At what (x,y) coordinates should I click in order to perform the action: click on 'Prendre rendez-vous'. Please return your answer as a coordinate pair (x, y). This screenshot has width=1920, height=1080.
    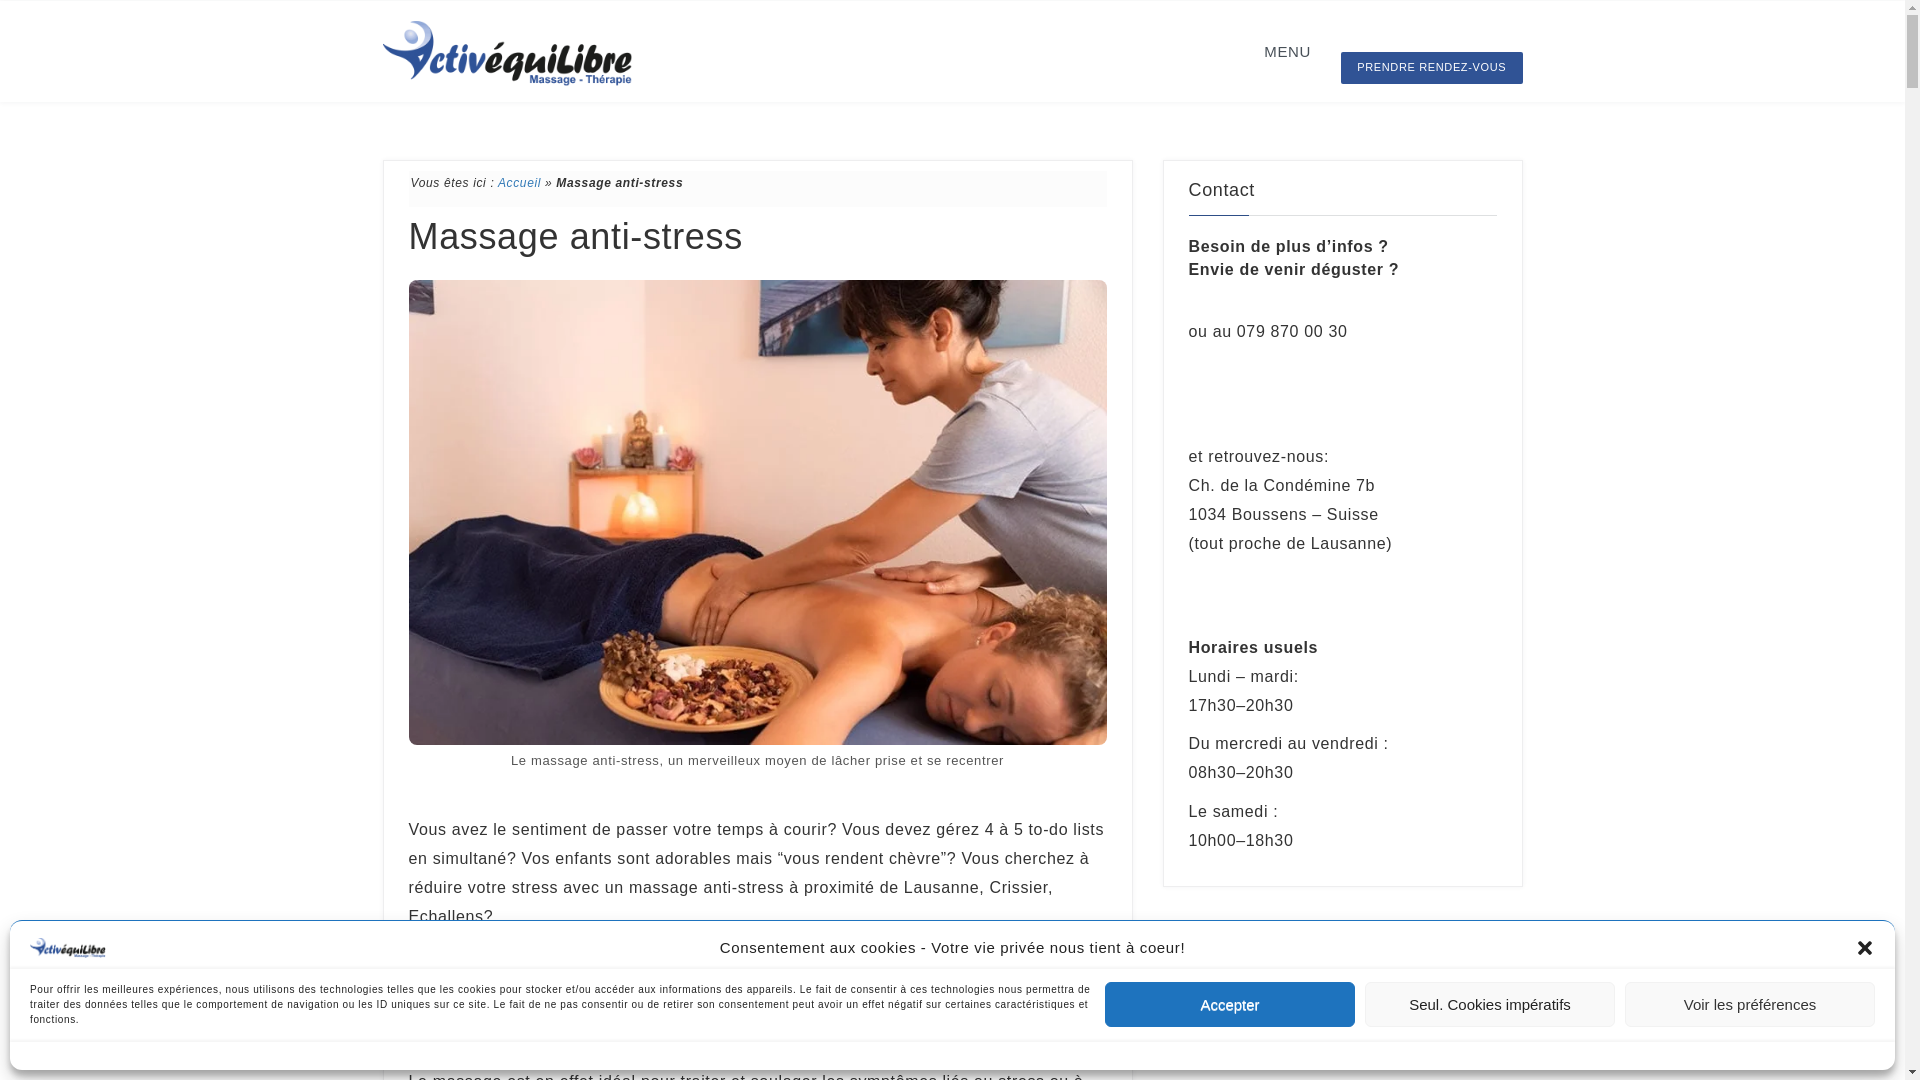
    Looking at the image, I should click on (1290, 395).